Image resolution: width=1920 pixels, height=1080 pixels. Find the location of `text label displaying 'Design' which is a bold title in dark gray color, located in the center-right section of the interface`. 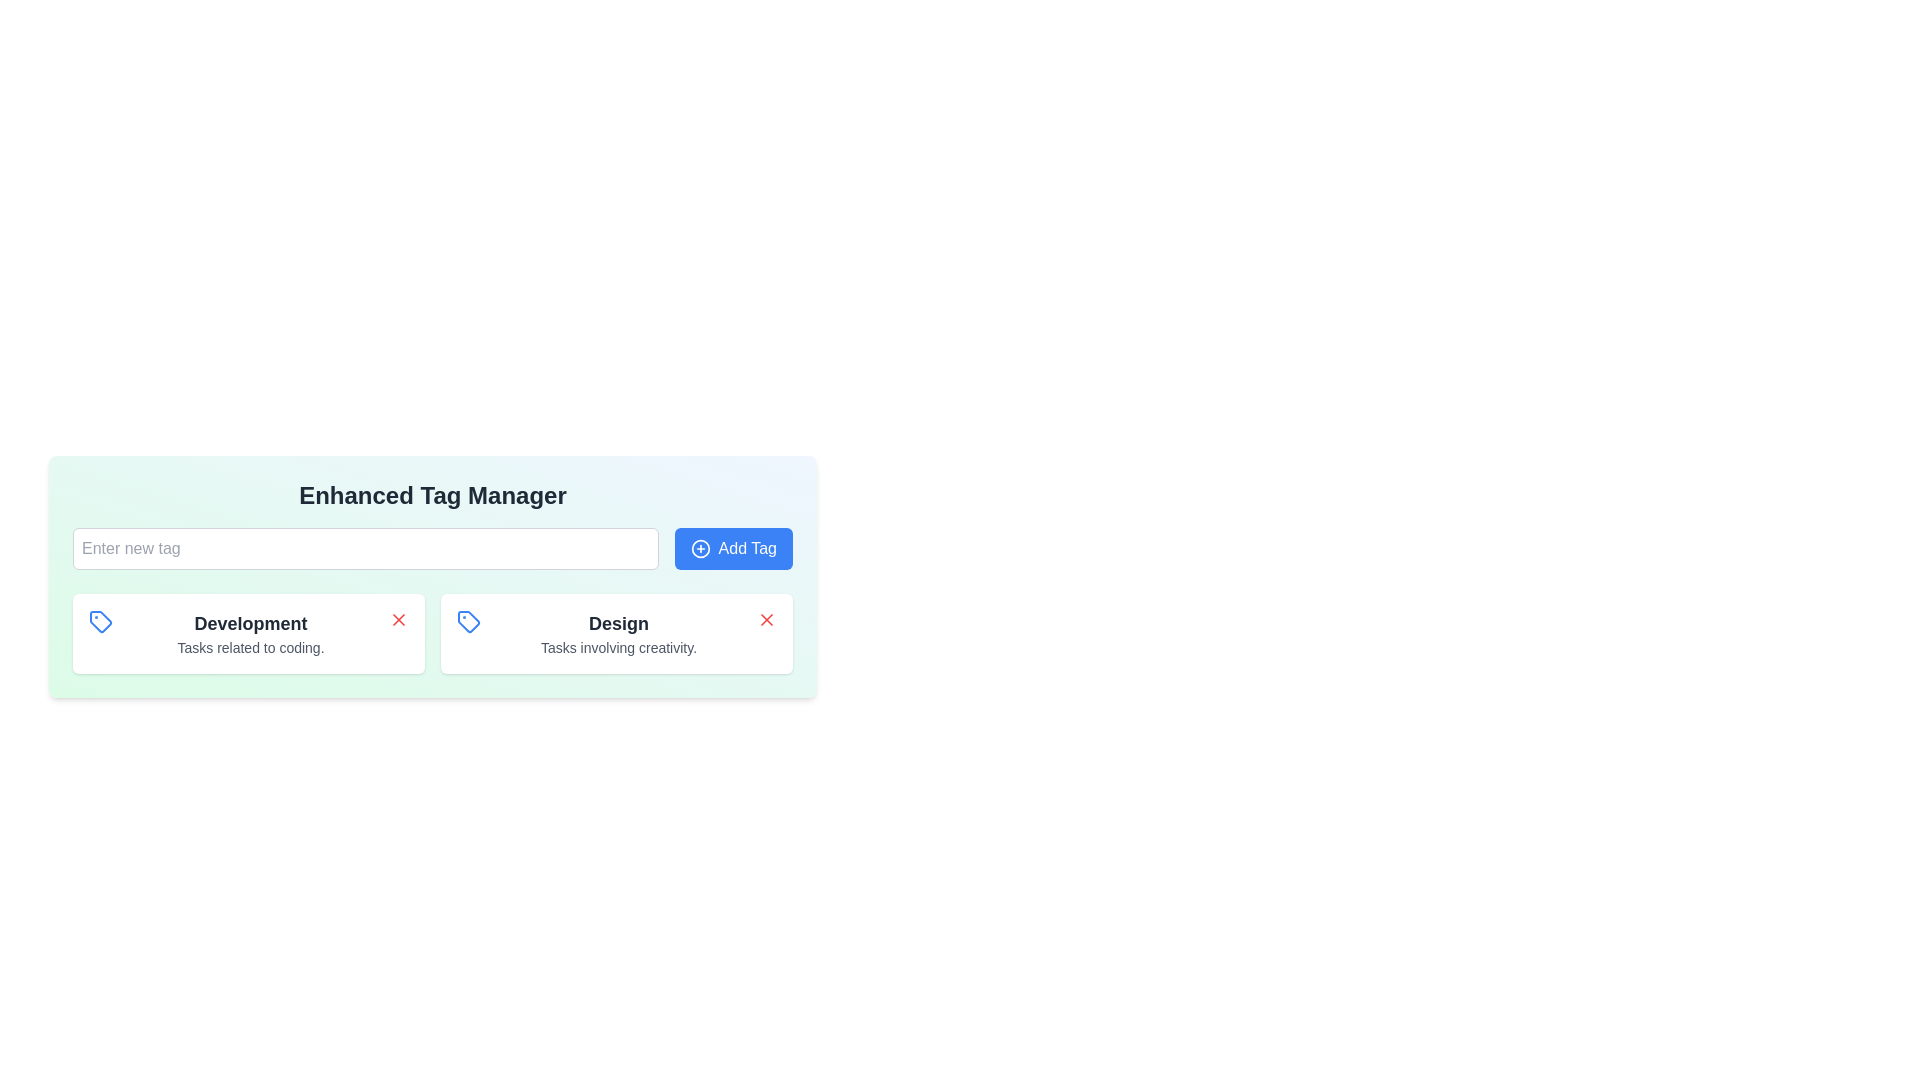

text label displaying 'Design' which is a bold title in dark gray color, located in the center-right section of the interface is located at coordinates (618, 623).